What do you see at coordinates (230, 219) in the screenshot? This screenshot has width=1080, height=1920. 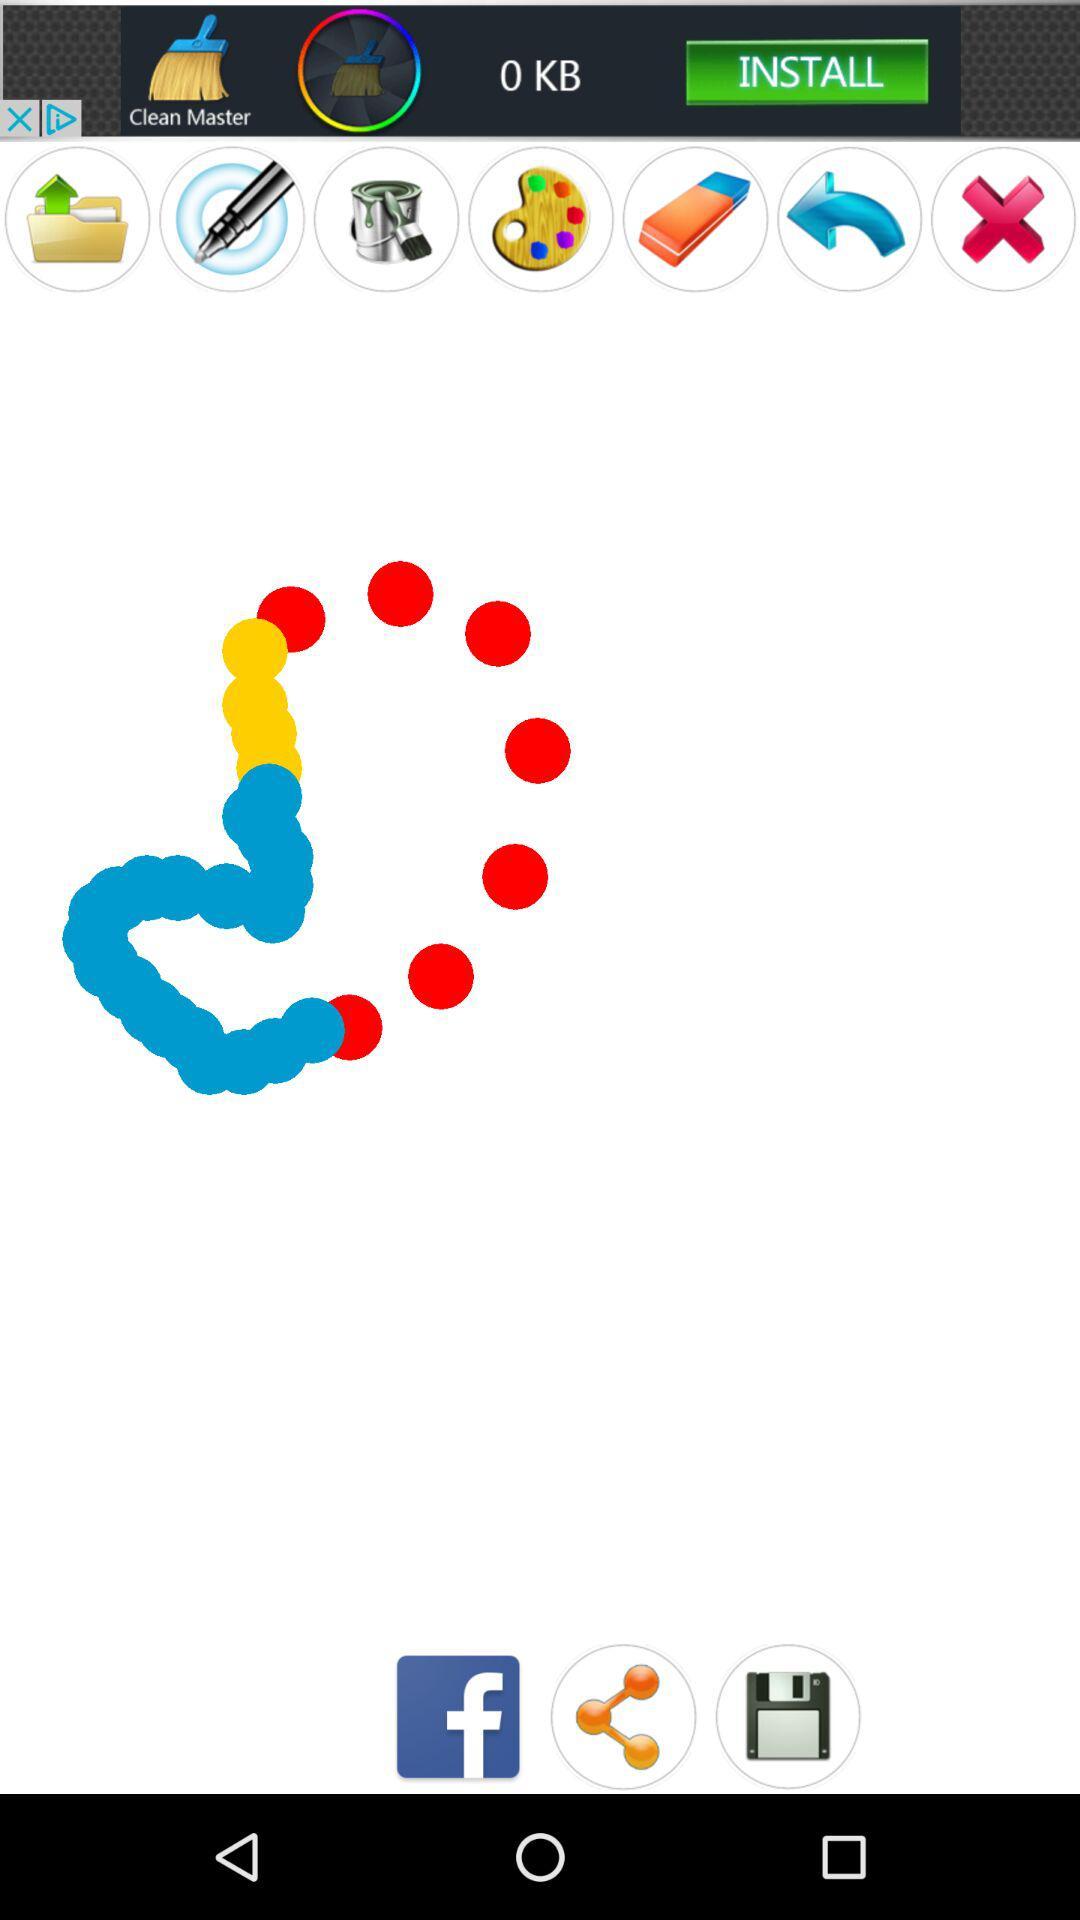 I see `pencil to paint` at bounding box center [230, 219].